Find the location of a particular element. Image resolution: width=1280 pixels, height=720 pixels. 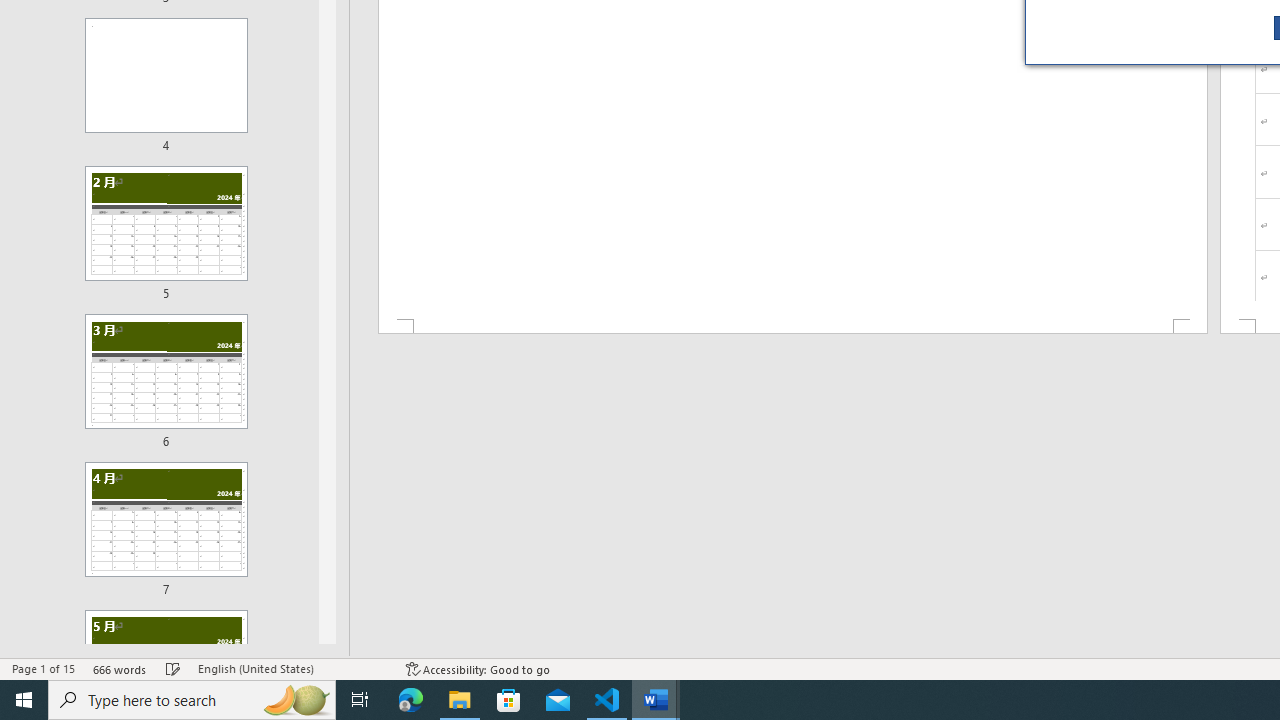

'Accessibility Checker Accessibility: Good to go' is located at coordinates (477, 669).